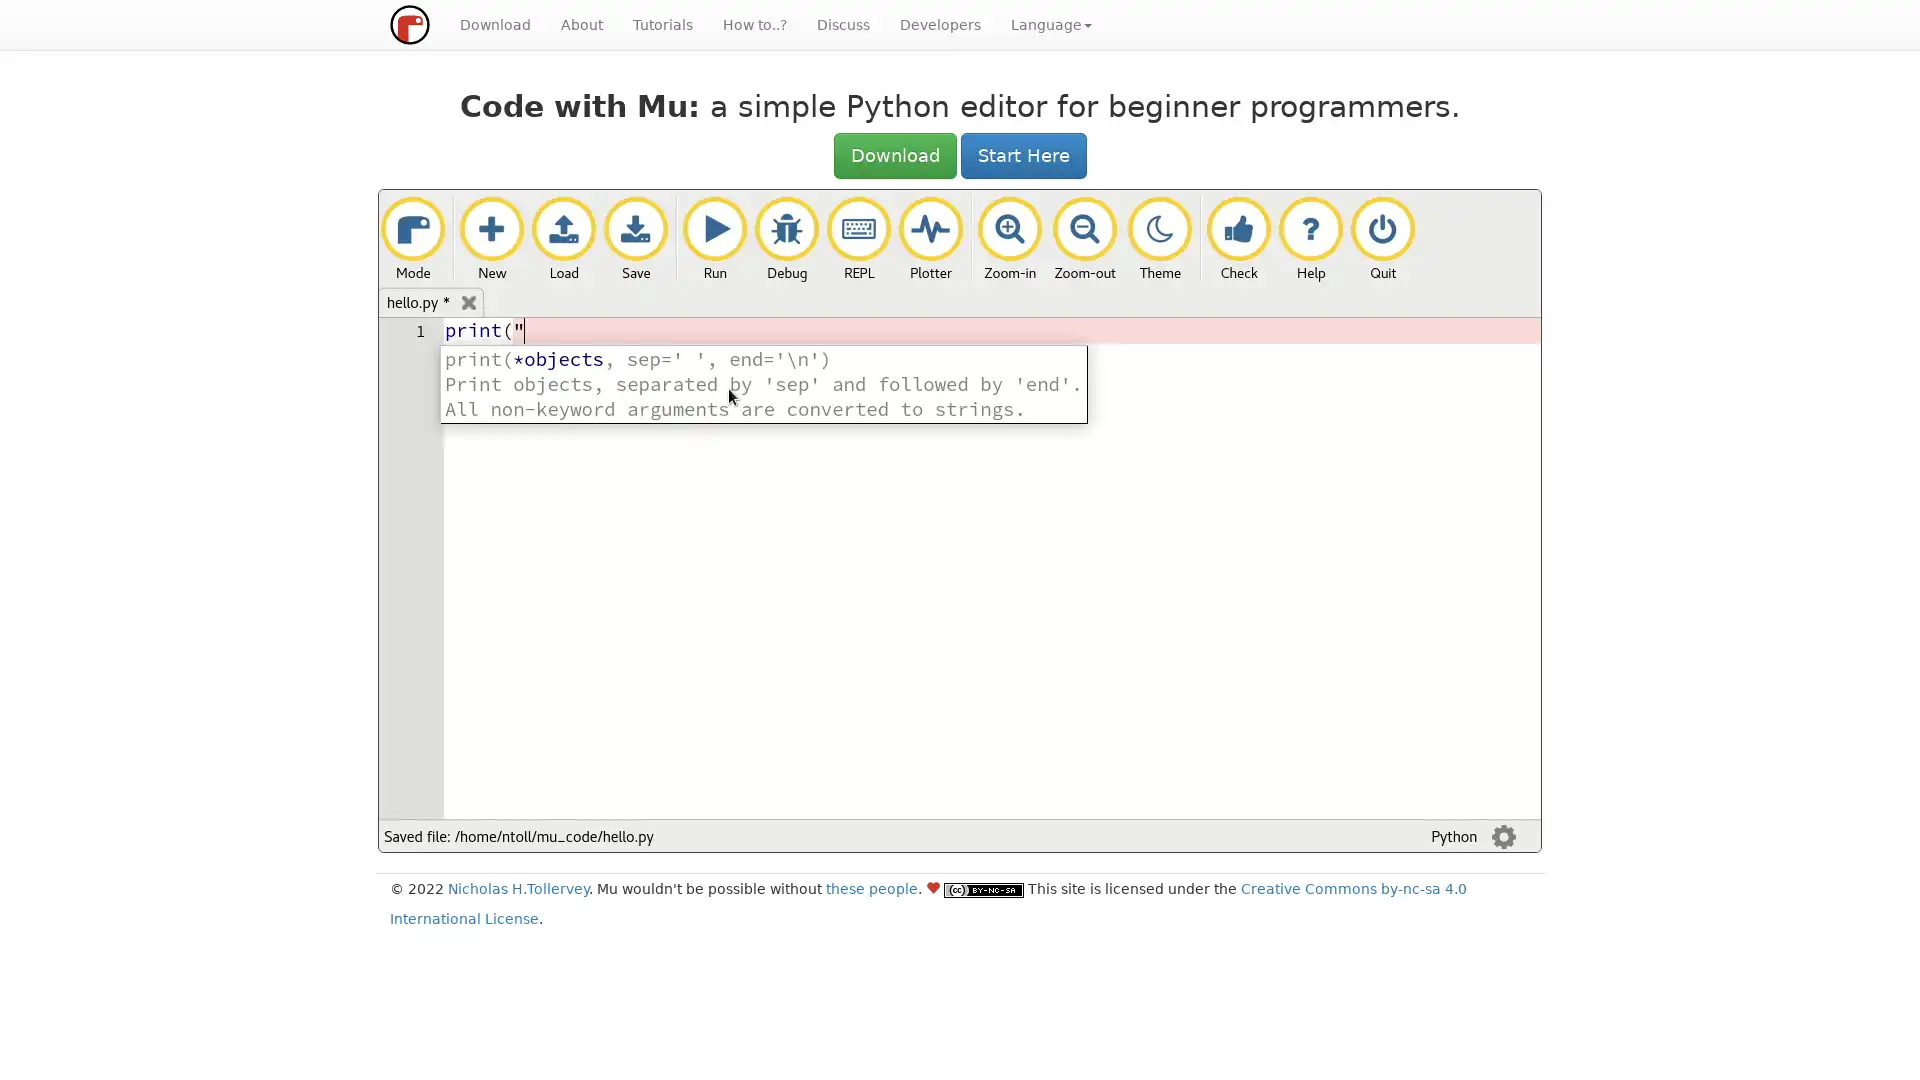 This screenshot has height=1080, width=1920. Describe the element at coordinates (1022, 154) in the screenshot. I see `Start Here` at that location.